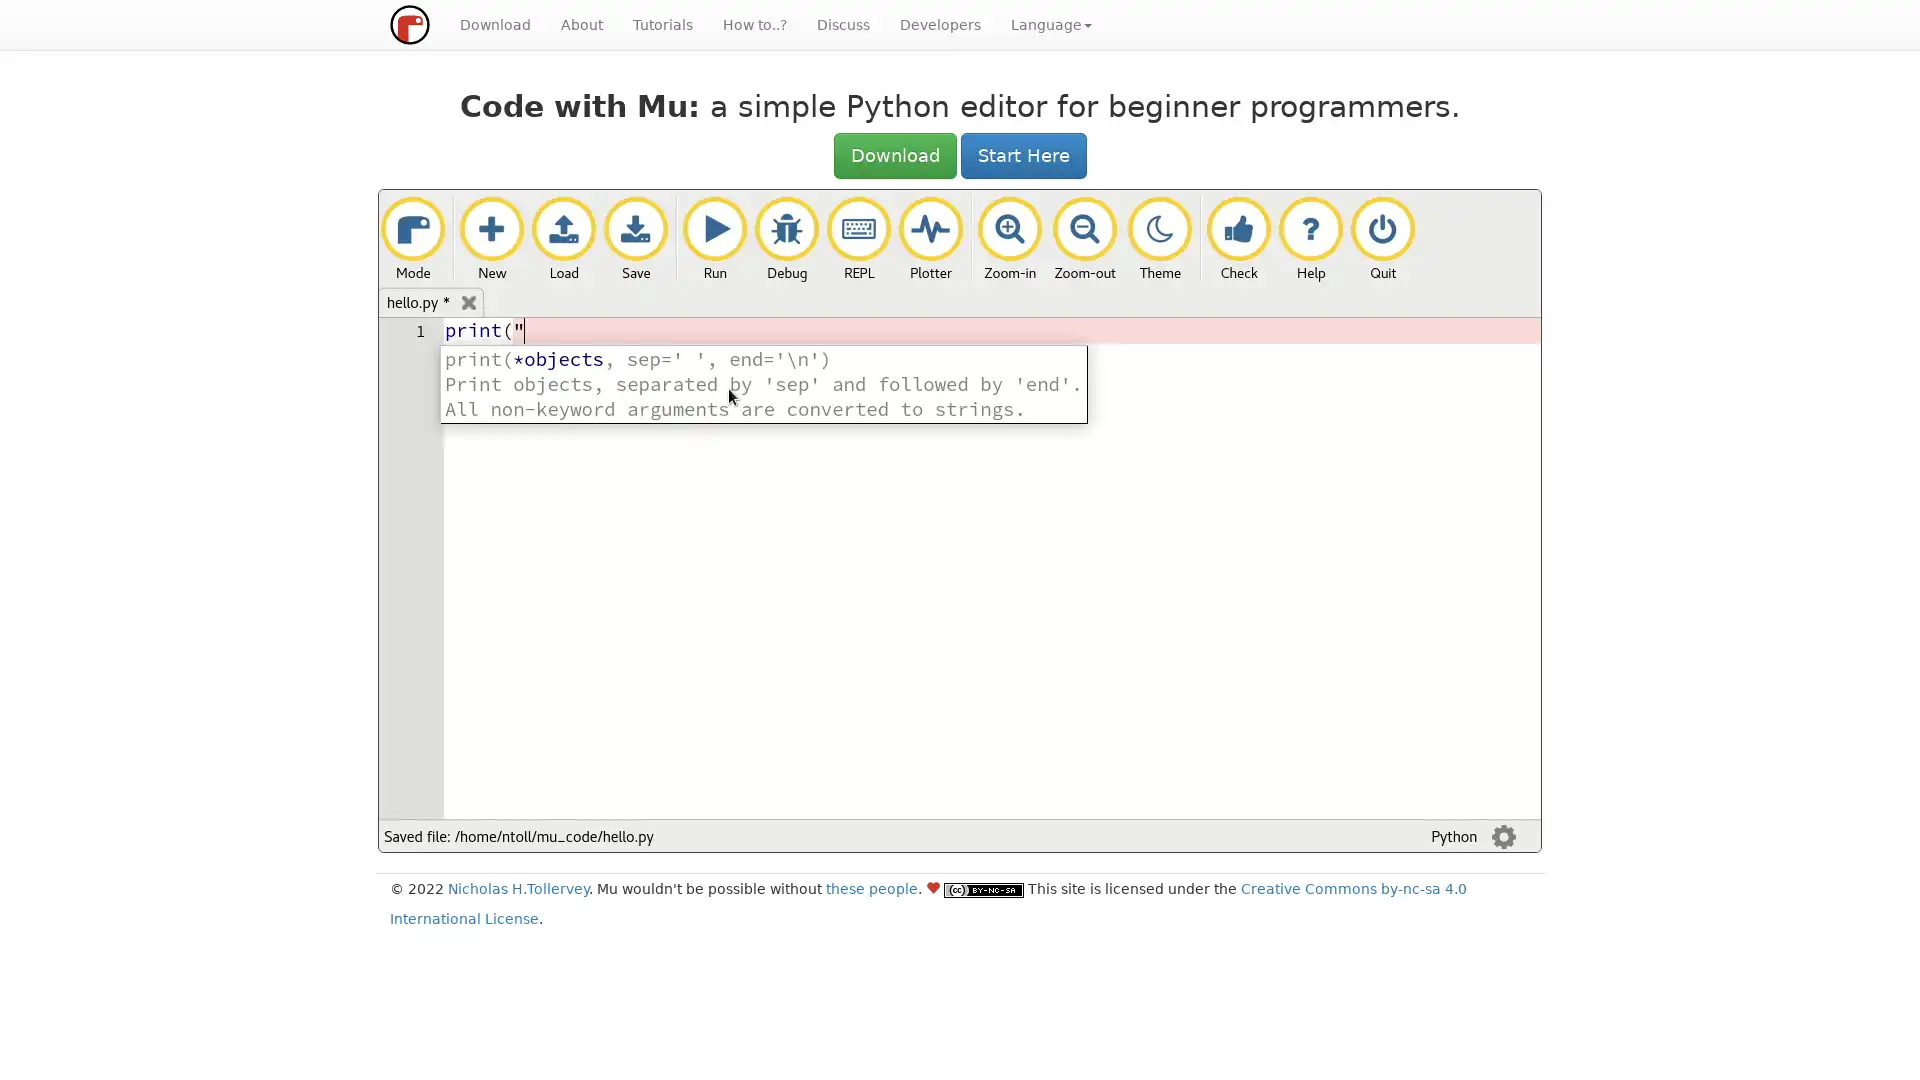 This screenshot has height=1080, width=1920. Describe the element at coordinates (1022, 154) in the screenshot. I see `Start Here` at that location.